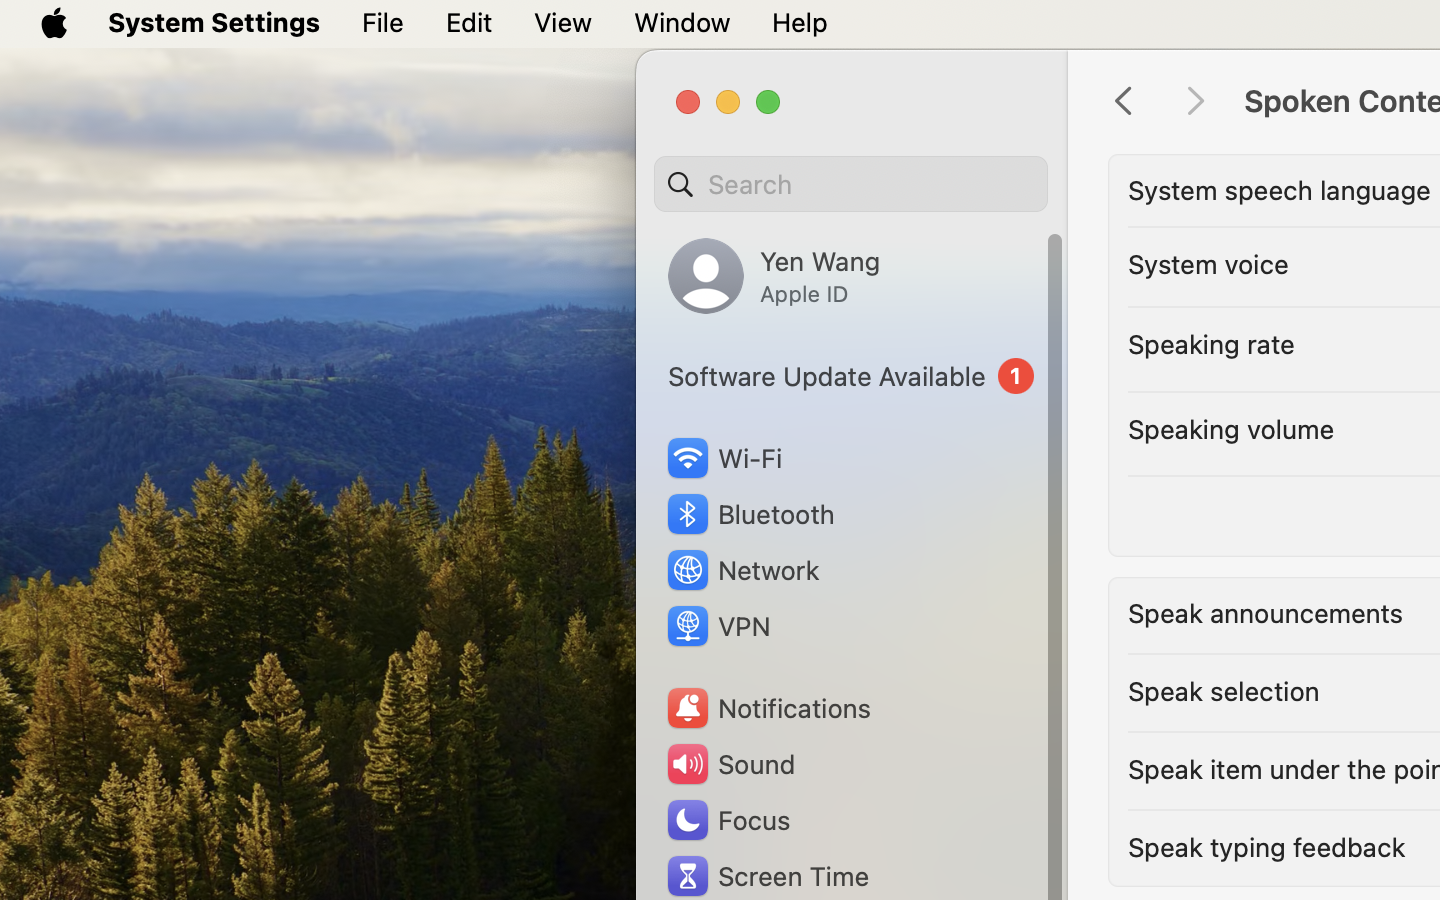  Describe the element at coordinates (1207, 262) in the screenshot. I see `'System voice'` at that location.